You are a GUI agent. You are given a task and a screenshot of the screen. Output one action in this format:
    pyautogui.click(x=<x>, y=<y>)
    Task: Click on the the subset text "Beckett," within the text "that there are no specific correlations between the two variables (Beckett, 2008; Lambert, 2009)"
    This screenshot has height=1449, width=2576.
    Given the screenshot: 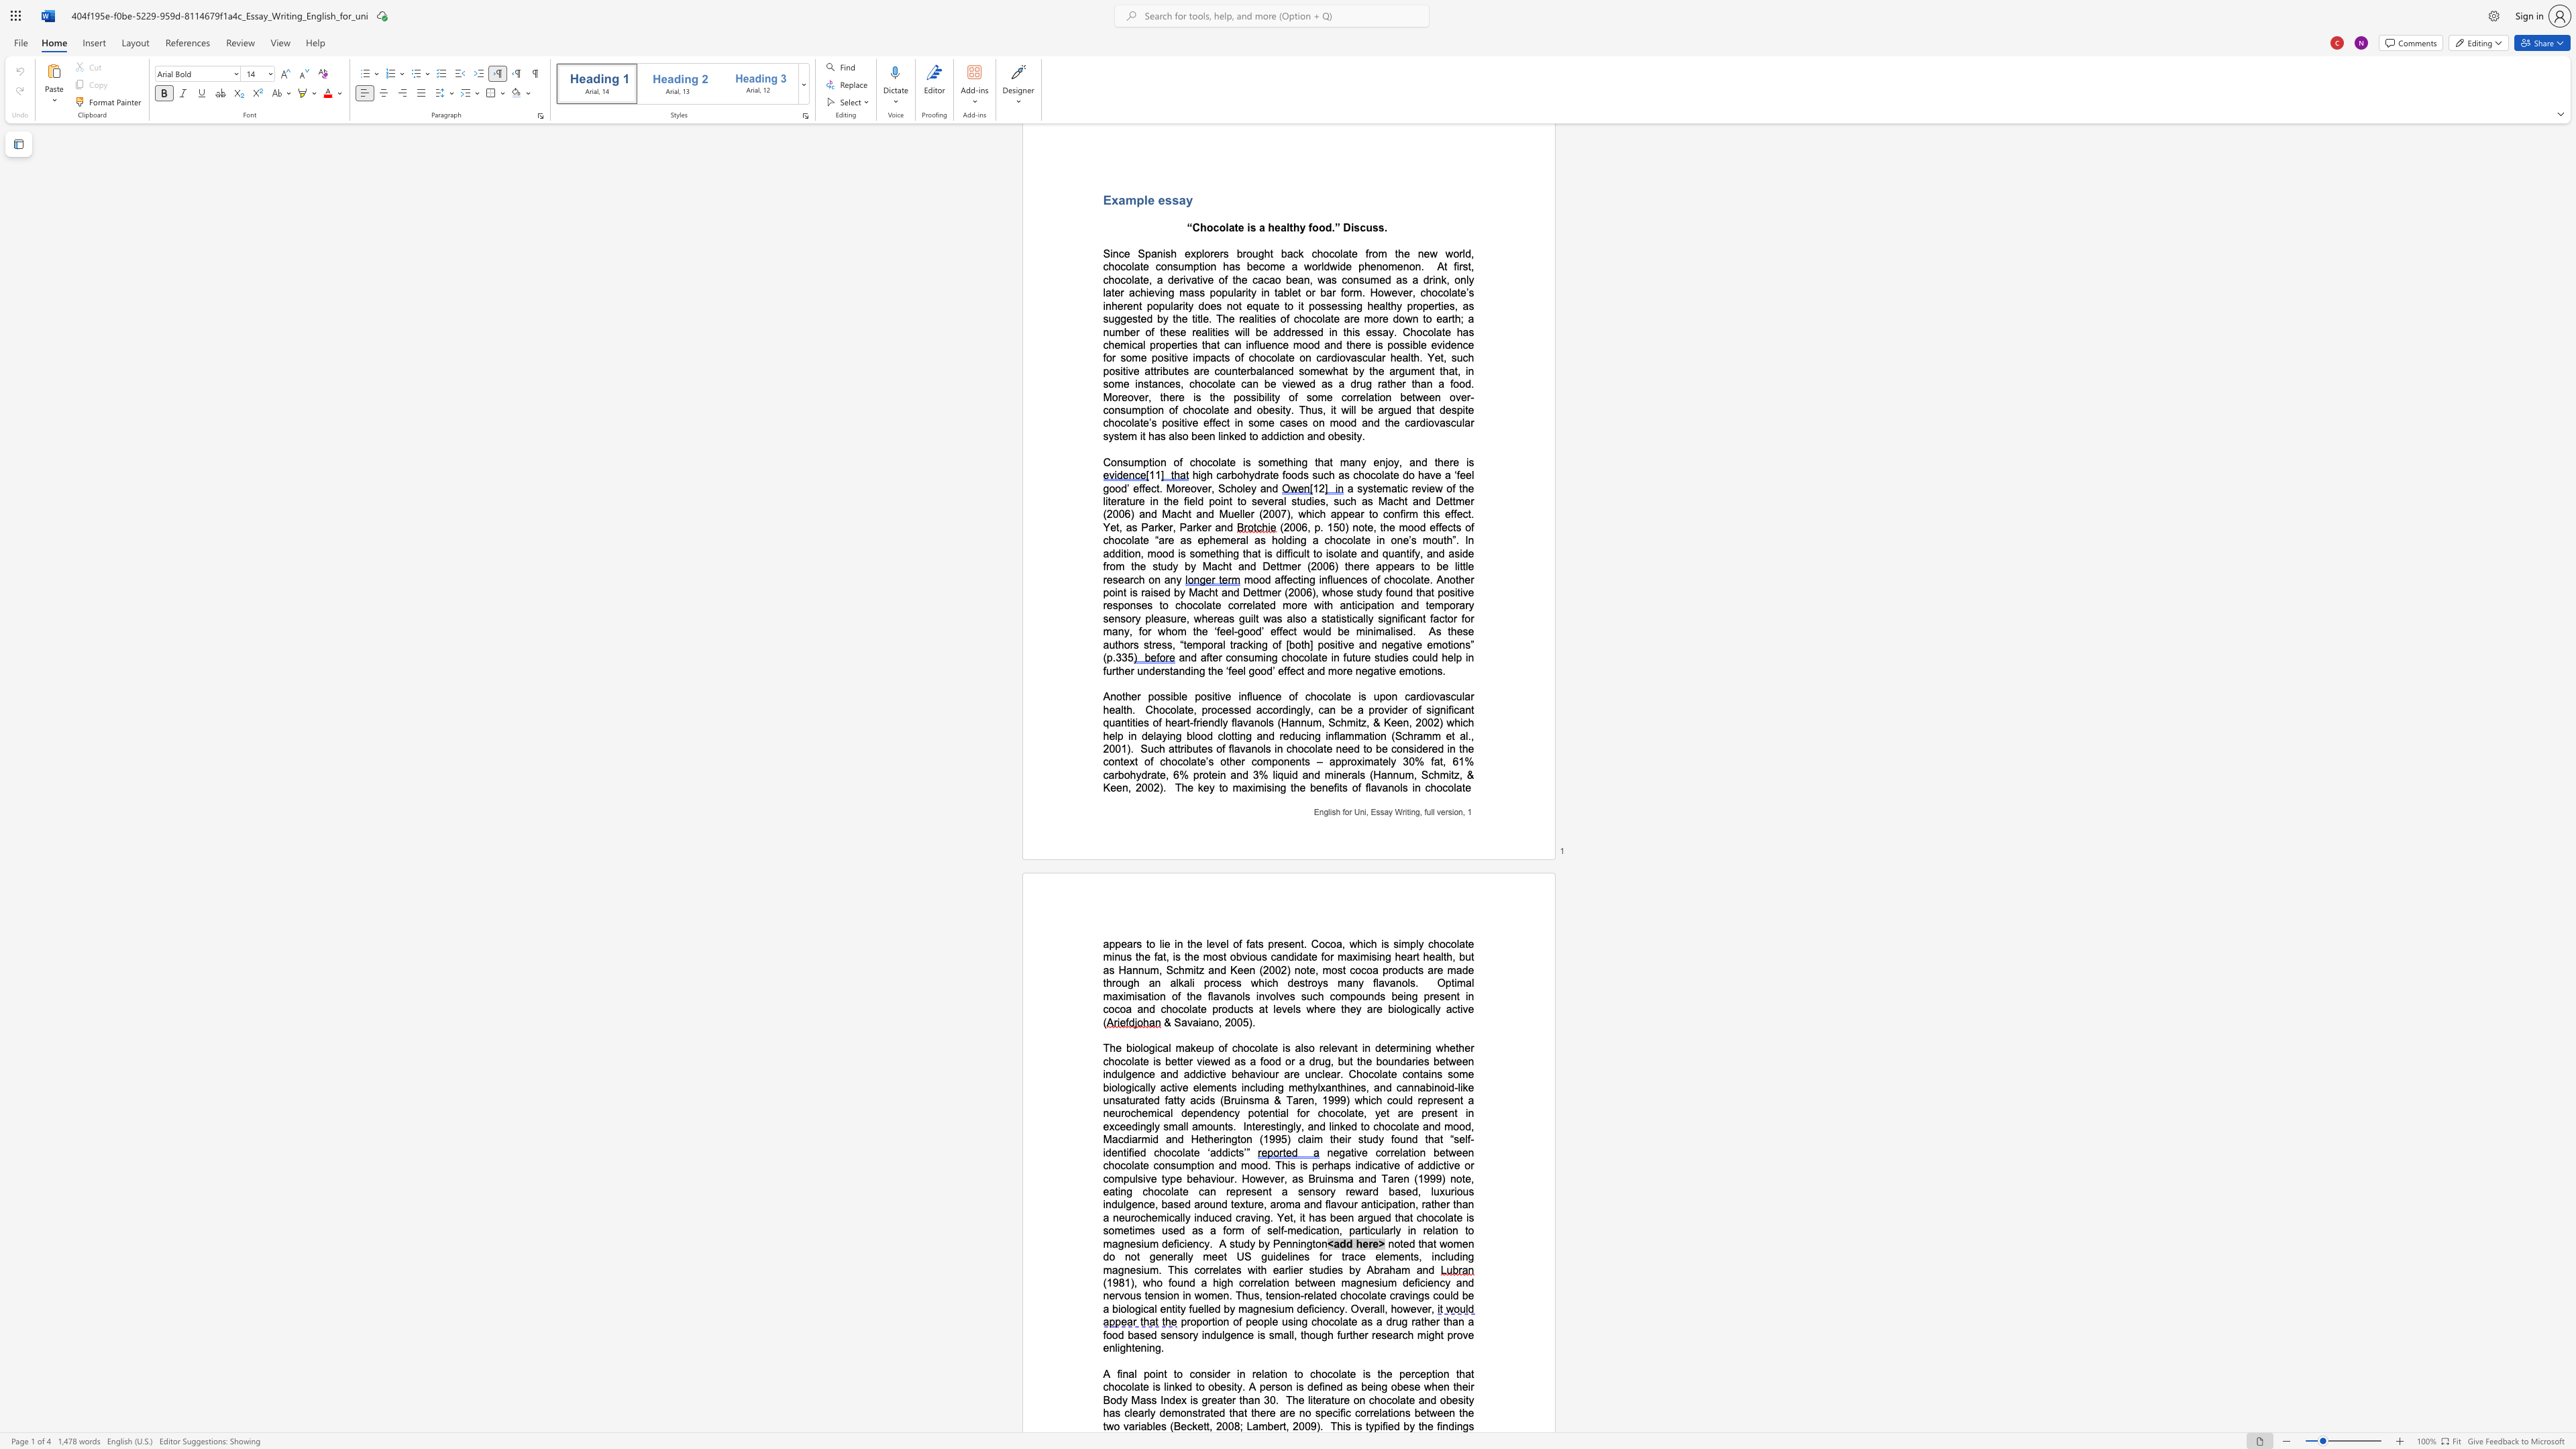 What is the action you would take?
    pyautogui.click(x=1172, y=1426)
    